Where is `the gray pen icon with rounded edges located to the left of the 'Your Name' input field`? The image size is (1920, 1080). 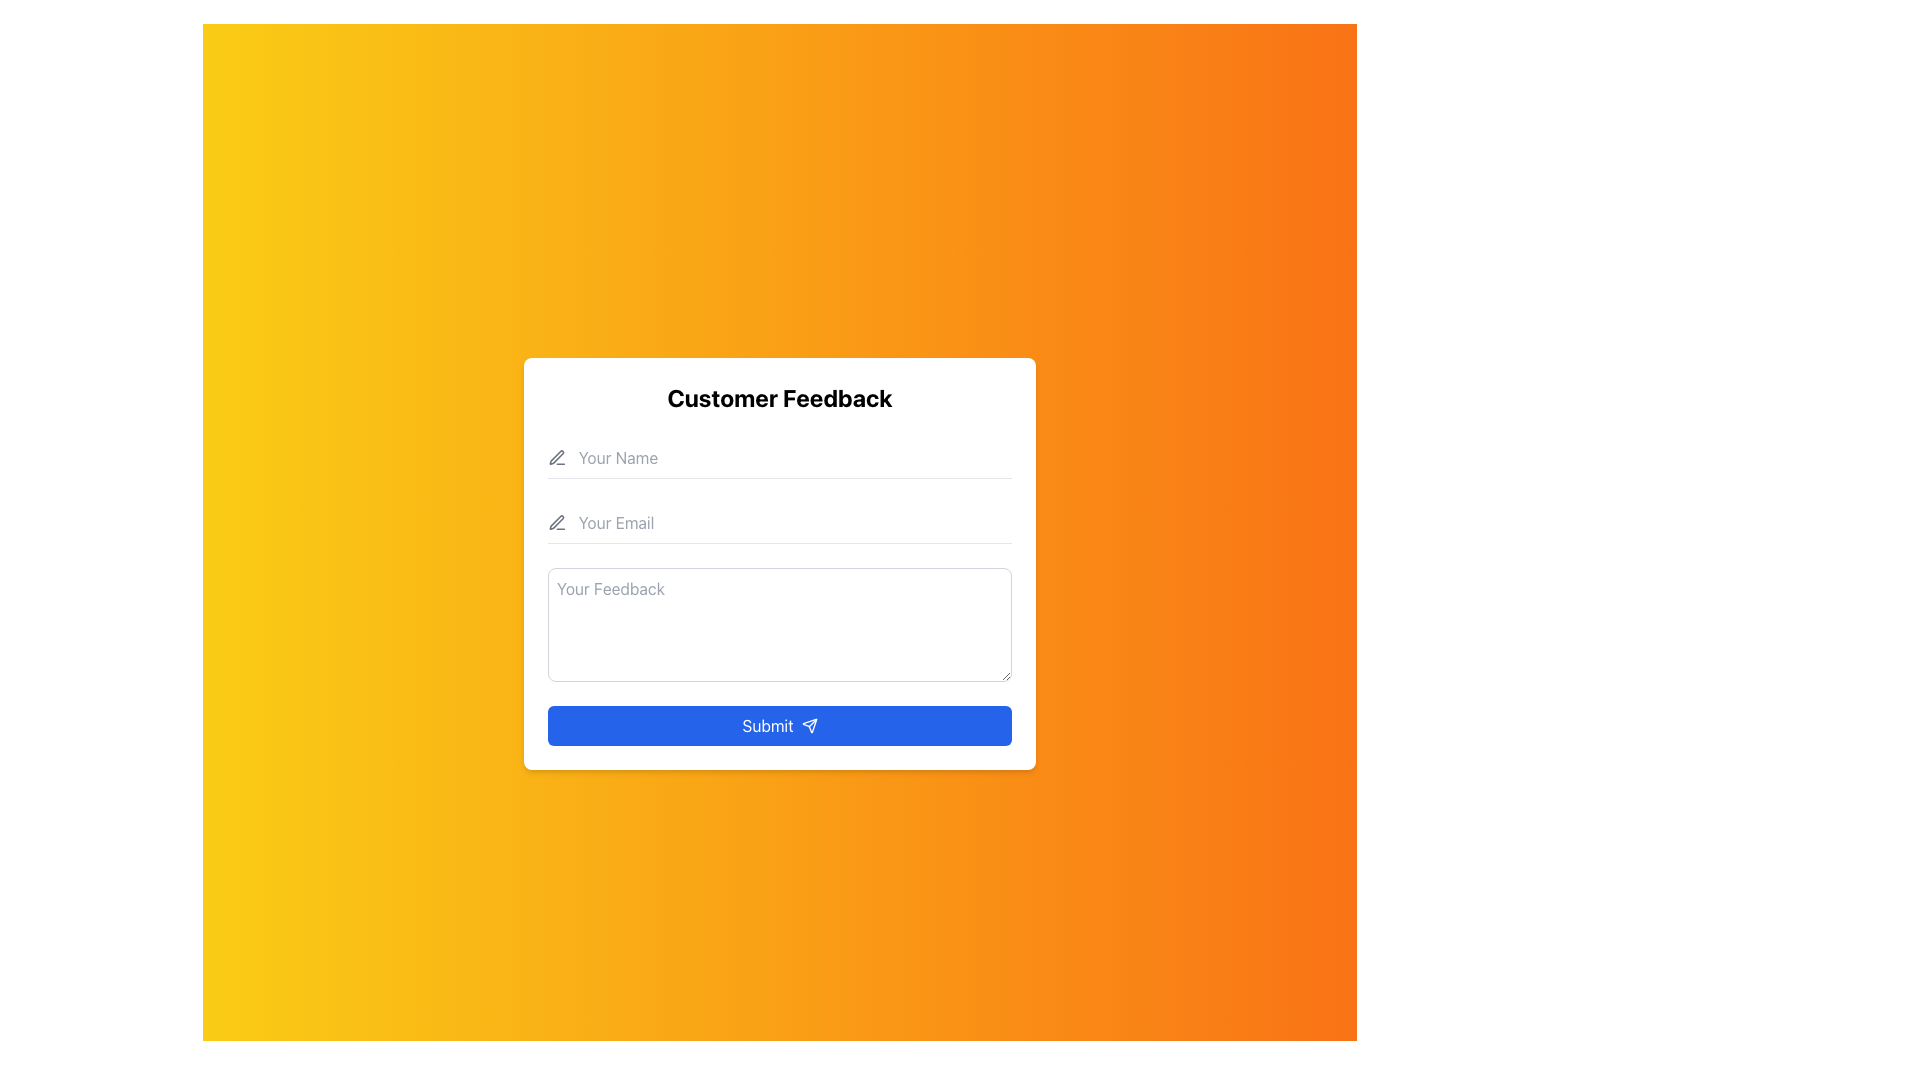 the gray pen icon with rounded edges located to the left of the 'Your Name' input field is located at coordinates (557, 458).